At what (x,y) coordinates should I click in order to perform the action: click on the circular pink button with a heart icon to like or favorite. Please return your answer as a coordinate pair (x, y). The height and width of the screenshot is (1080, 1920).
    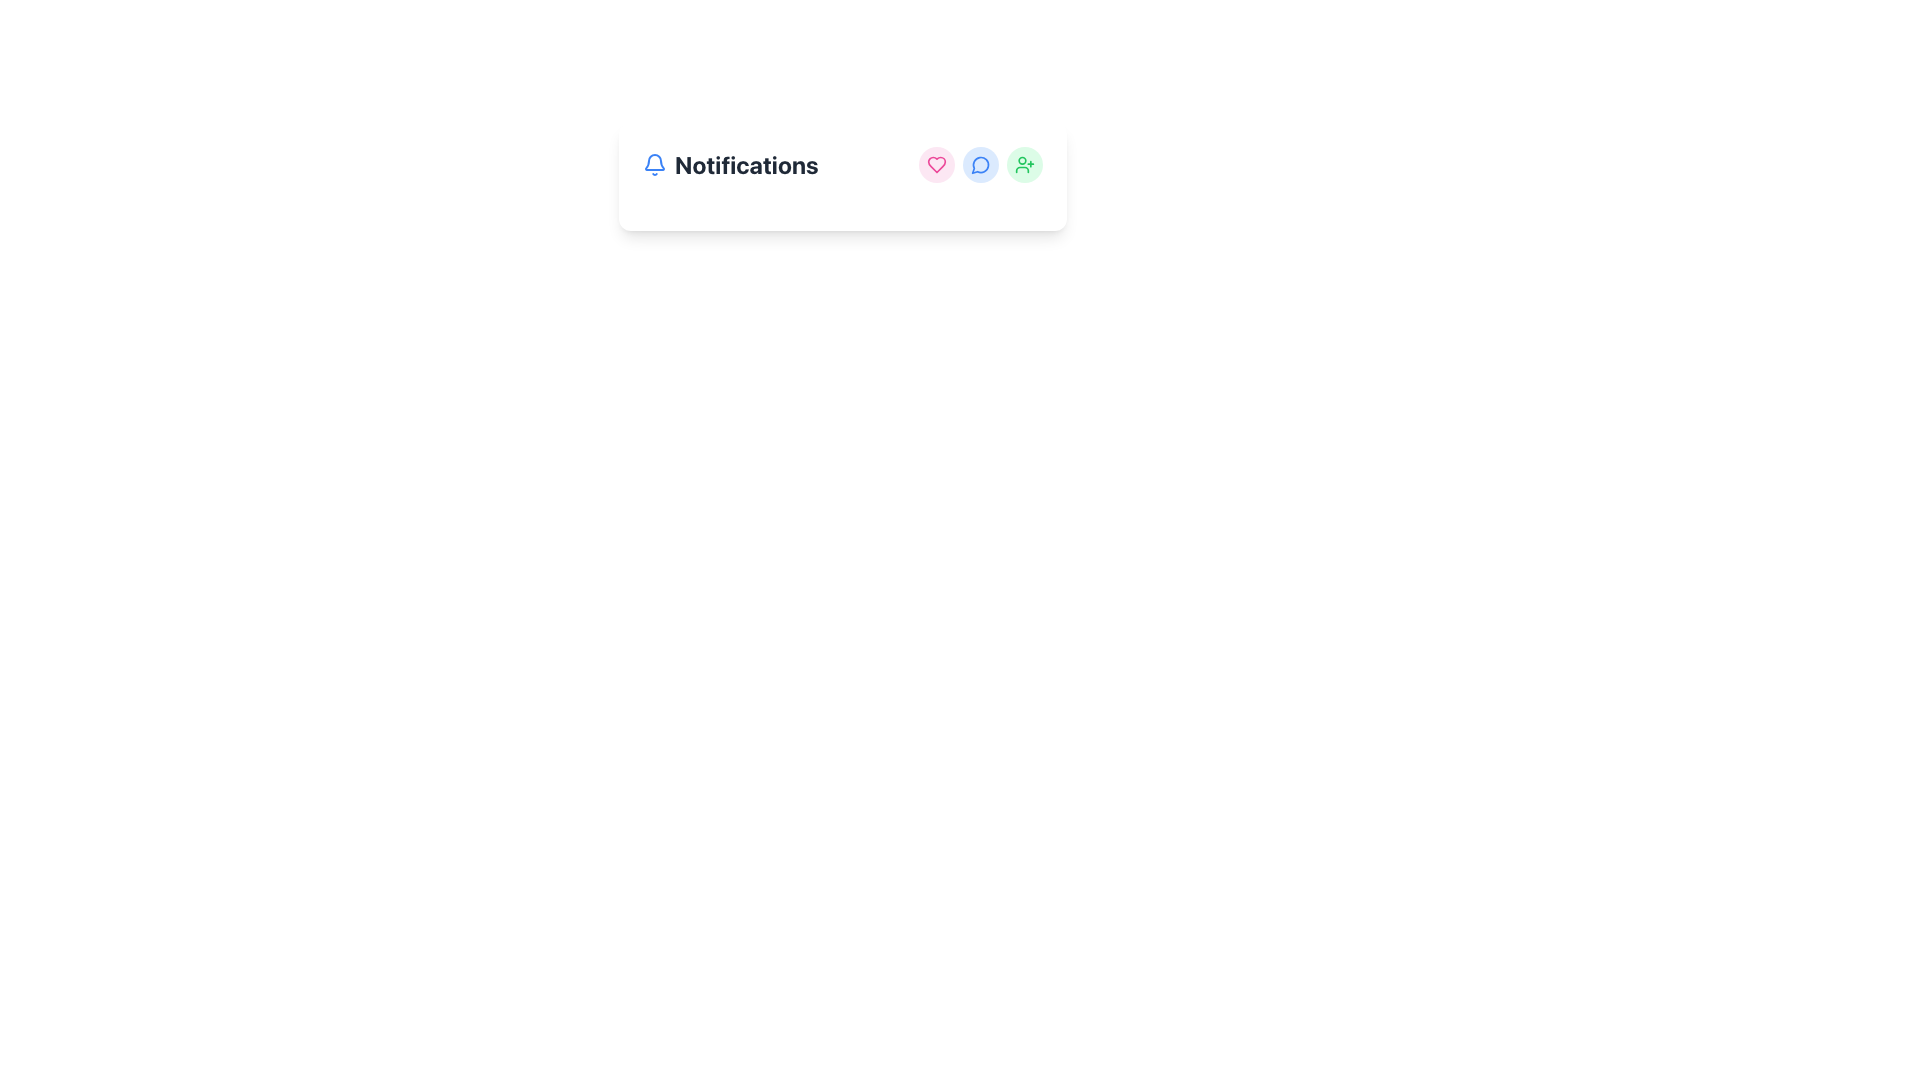
    Looking at the image, I should click on (935, 164).